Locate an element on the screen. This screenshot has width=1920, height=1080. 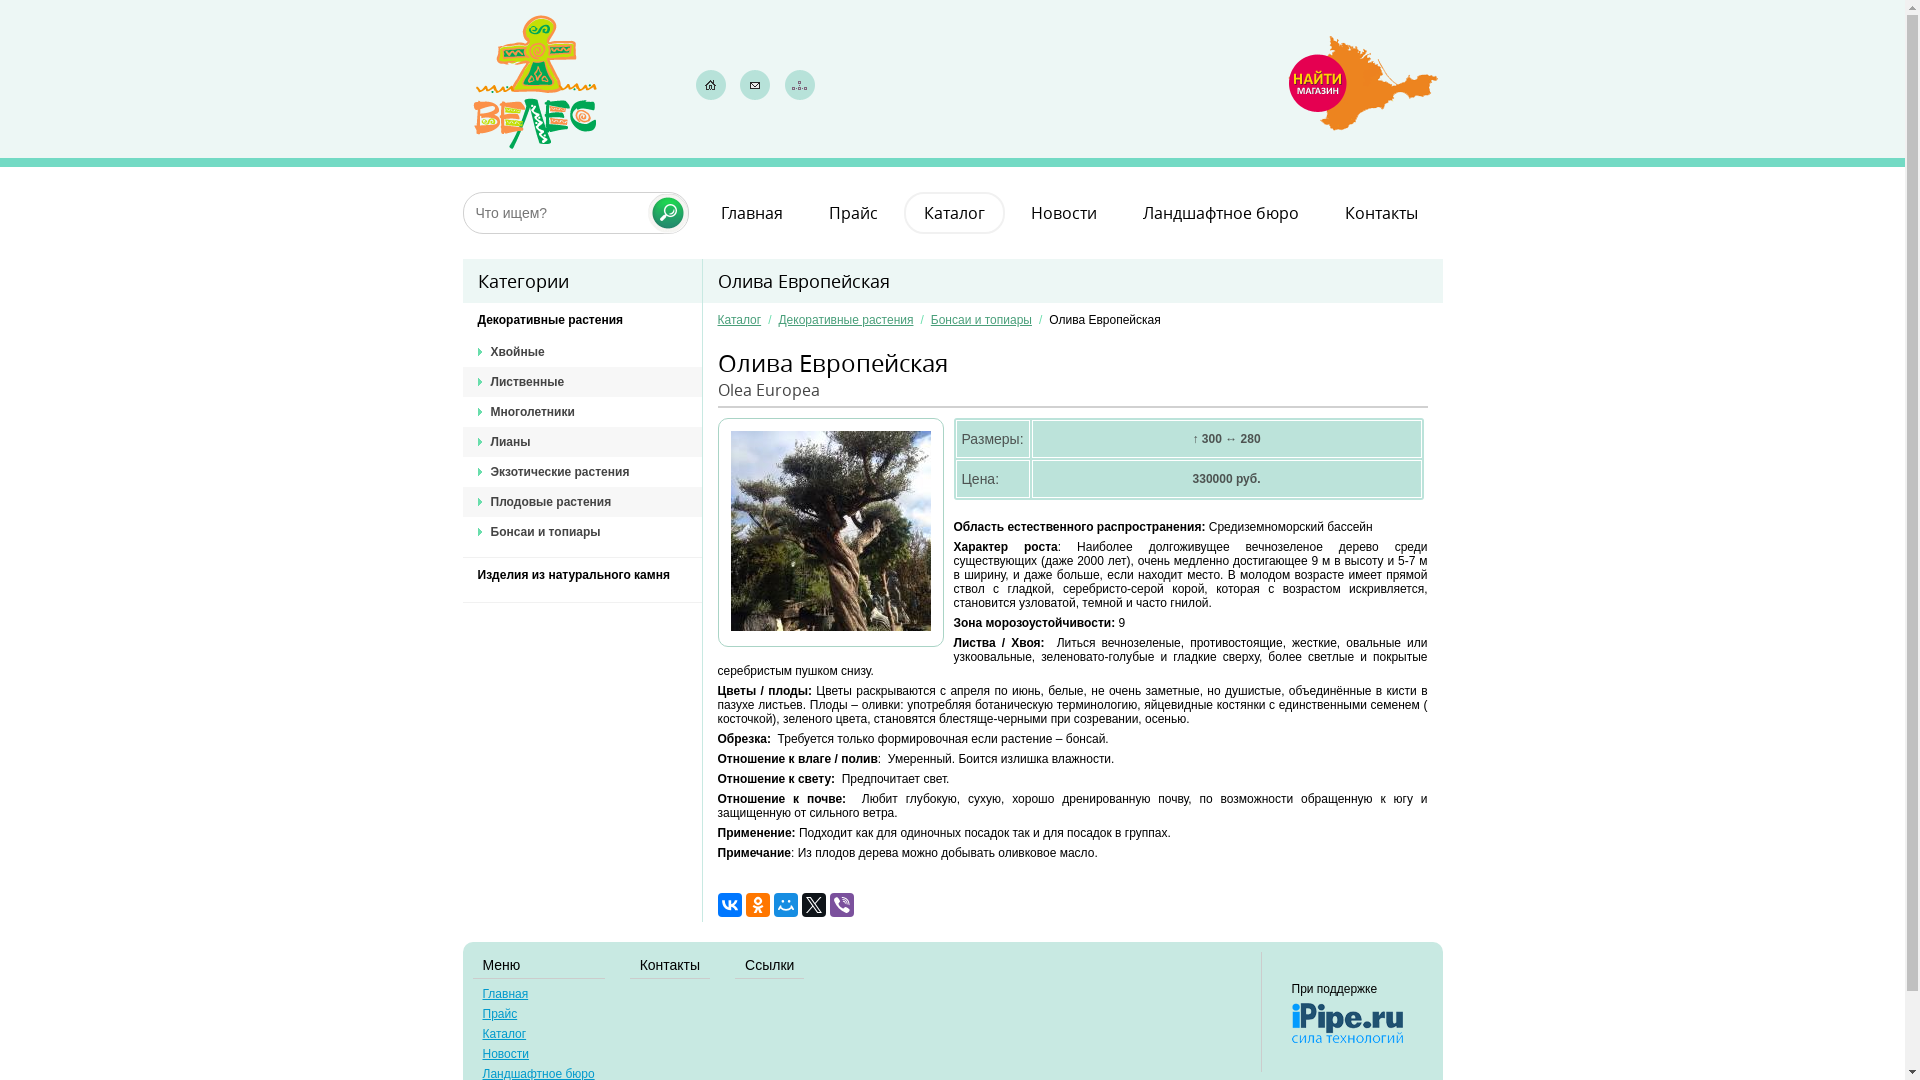
'Contacts' is located at coordinates (753, 83).